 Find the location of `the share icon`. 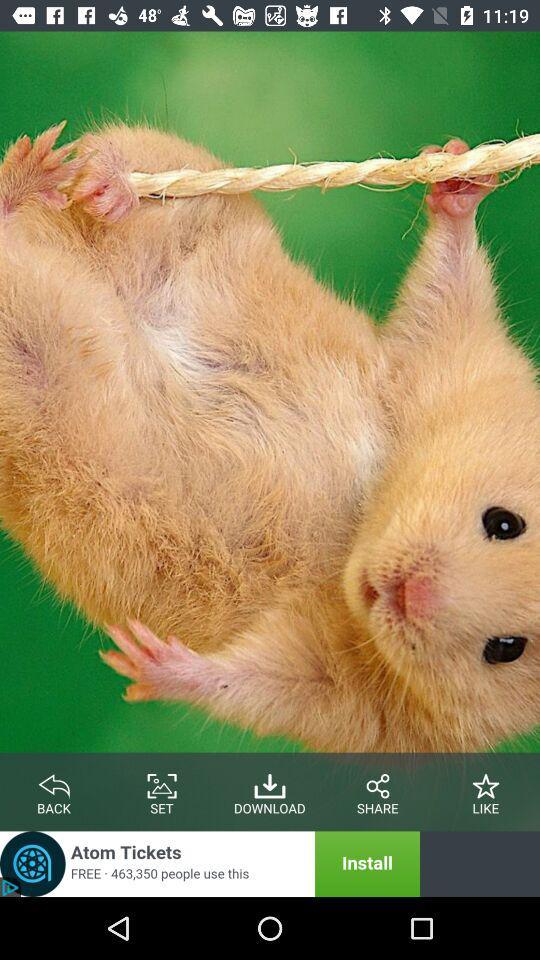

the share icon is located at coordinates (378, 782).